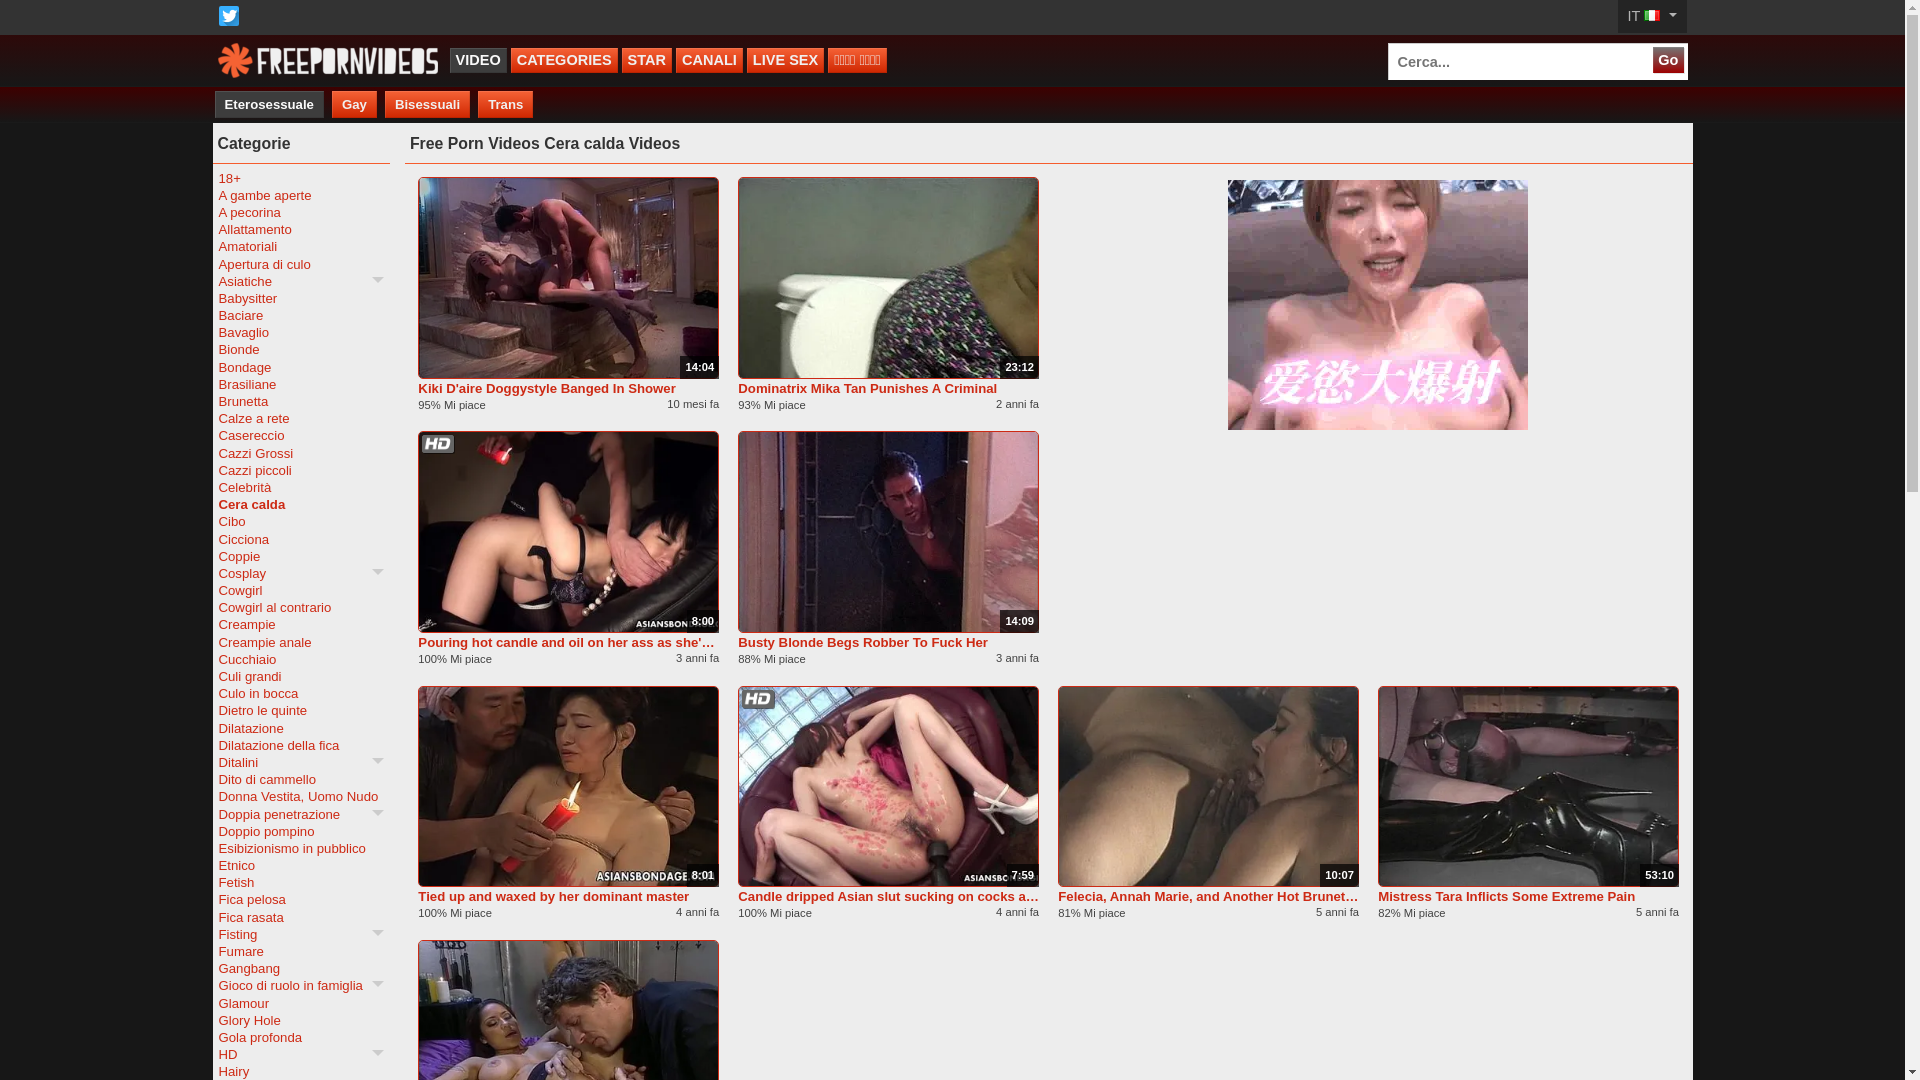  Describe the element at coordinates (887, 785) in the screenshot. I see `'7:59'` at that location.